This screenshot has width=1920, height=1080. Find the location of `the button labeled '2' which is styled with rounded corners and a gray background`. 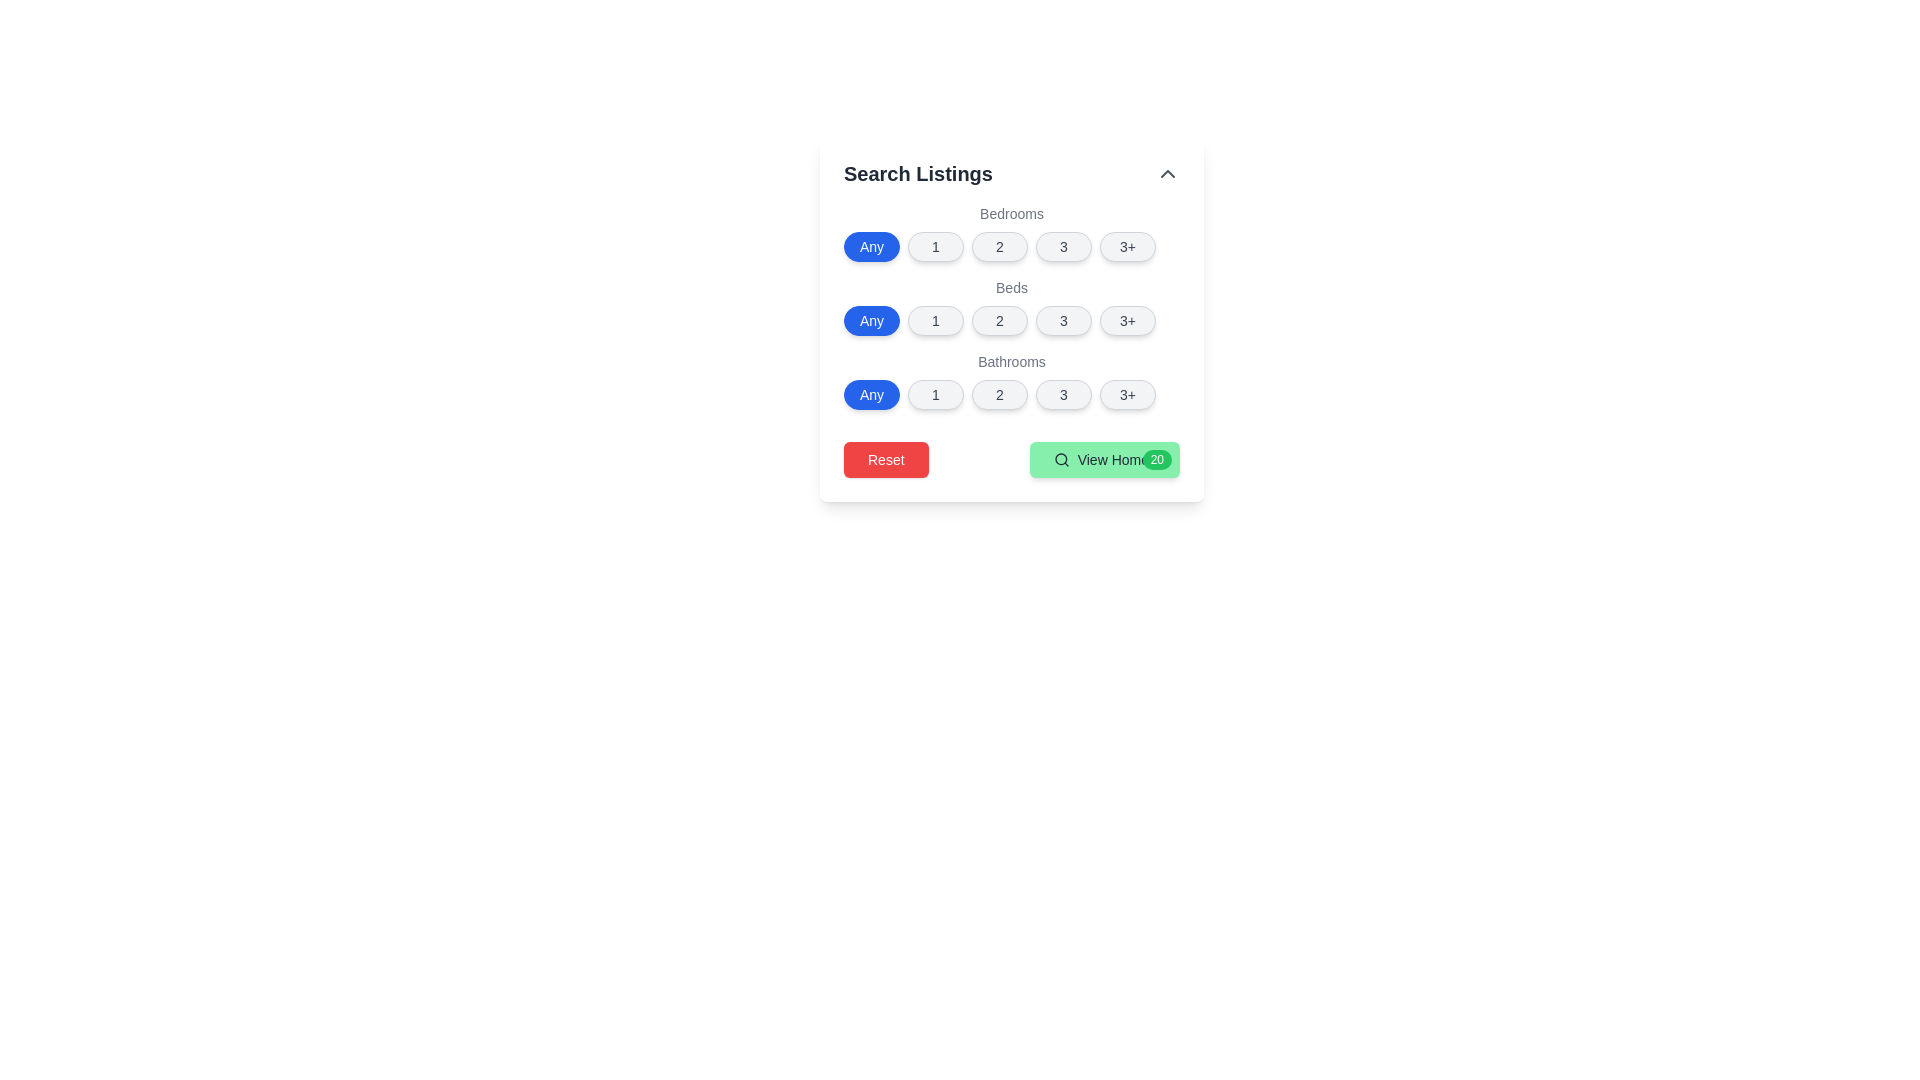

the button labeled '2' which is styled with rounded corners and a gray background is located at coordinates (999, 245).